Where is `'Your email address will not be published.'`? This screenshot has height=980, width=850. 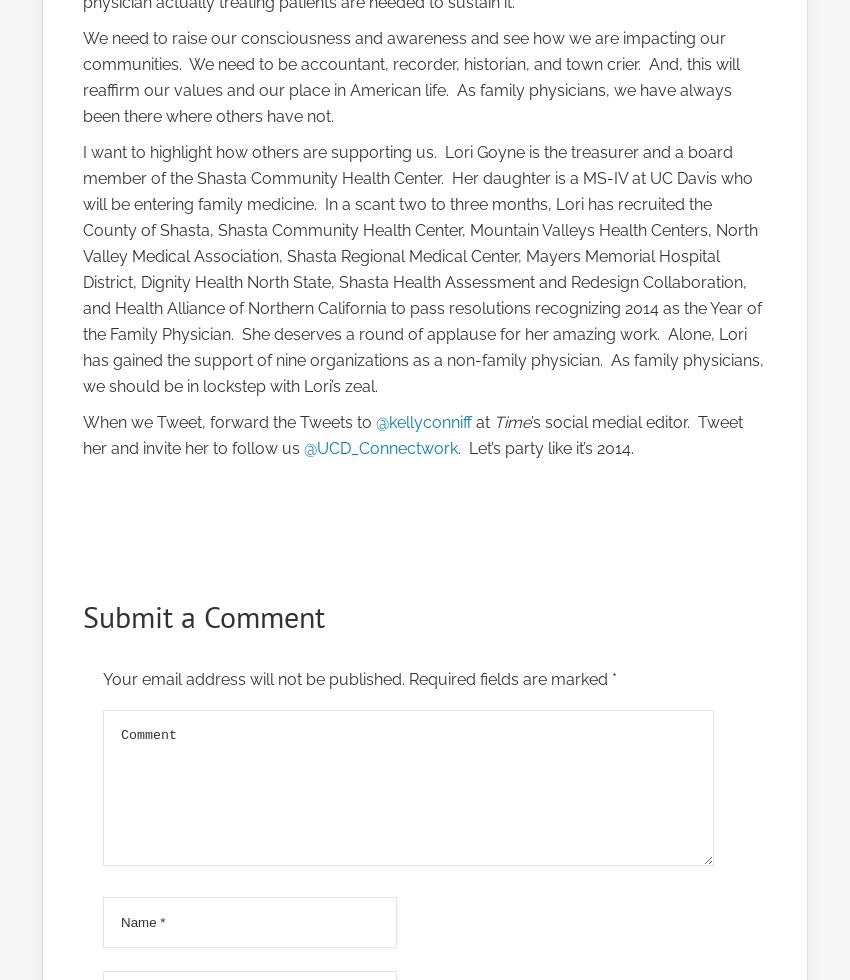 'Your email address will not be published.' is located at coordinates (102, 679).